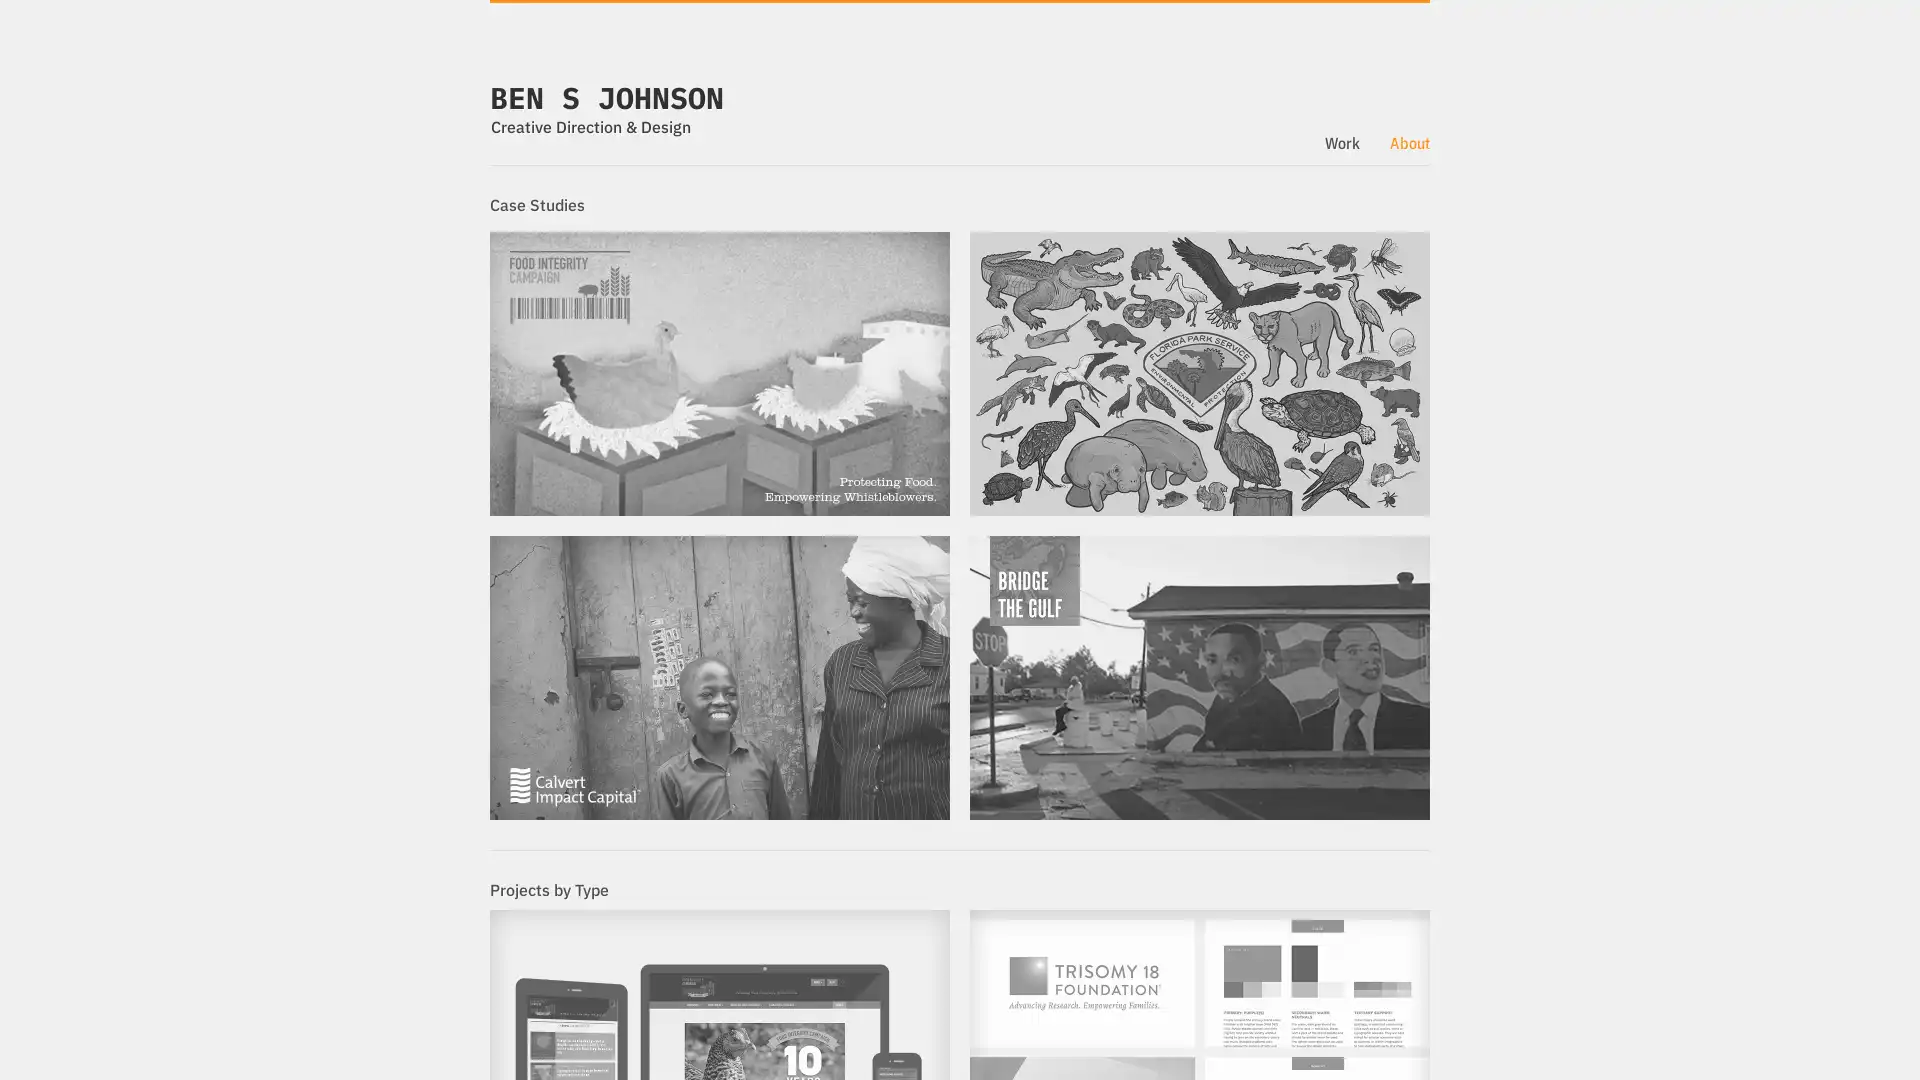 This screenshot has height=1080, width=1920. Describe the element at coordinates (1409, 141) in the screenshot. I see `About` at that location.